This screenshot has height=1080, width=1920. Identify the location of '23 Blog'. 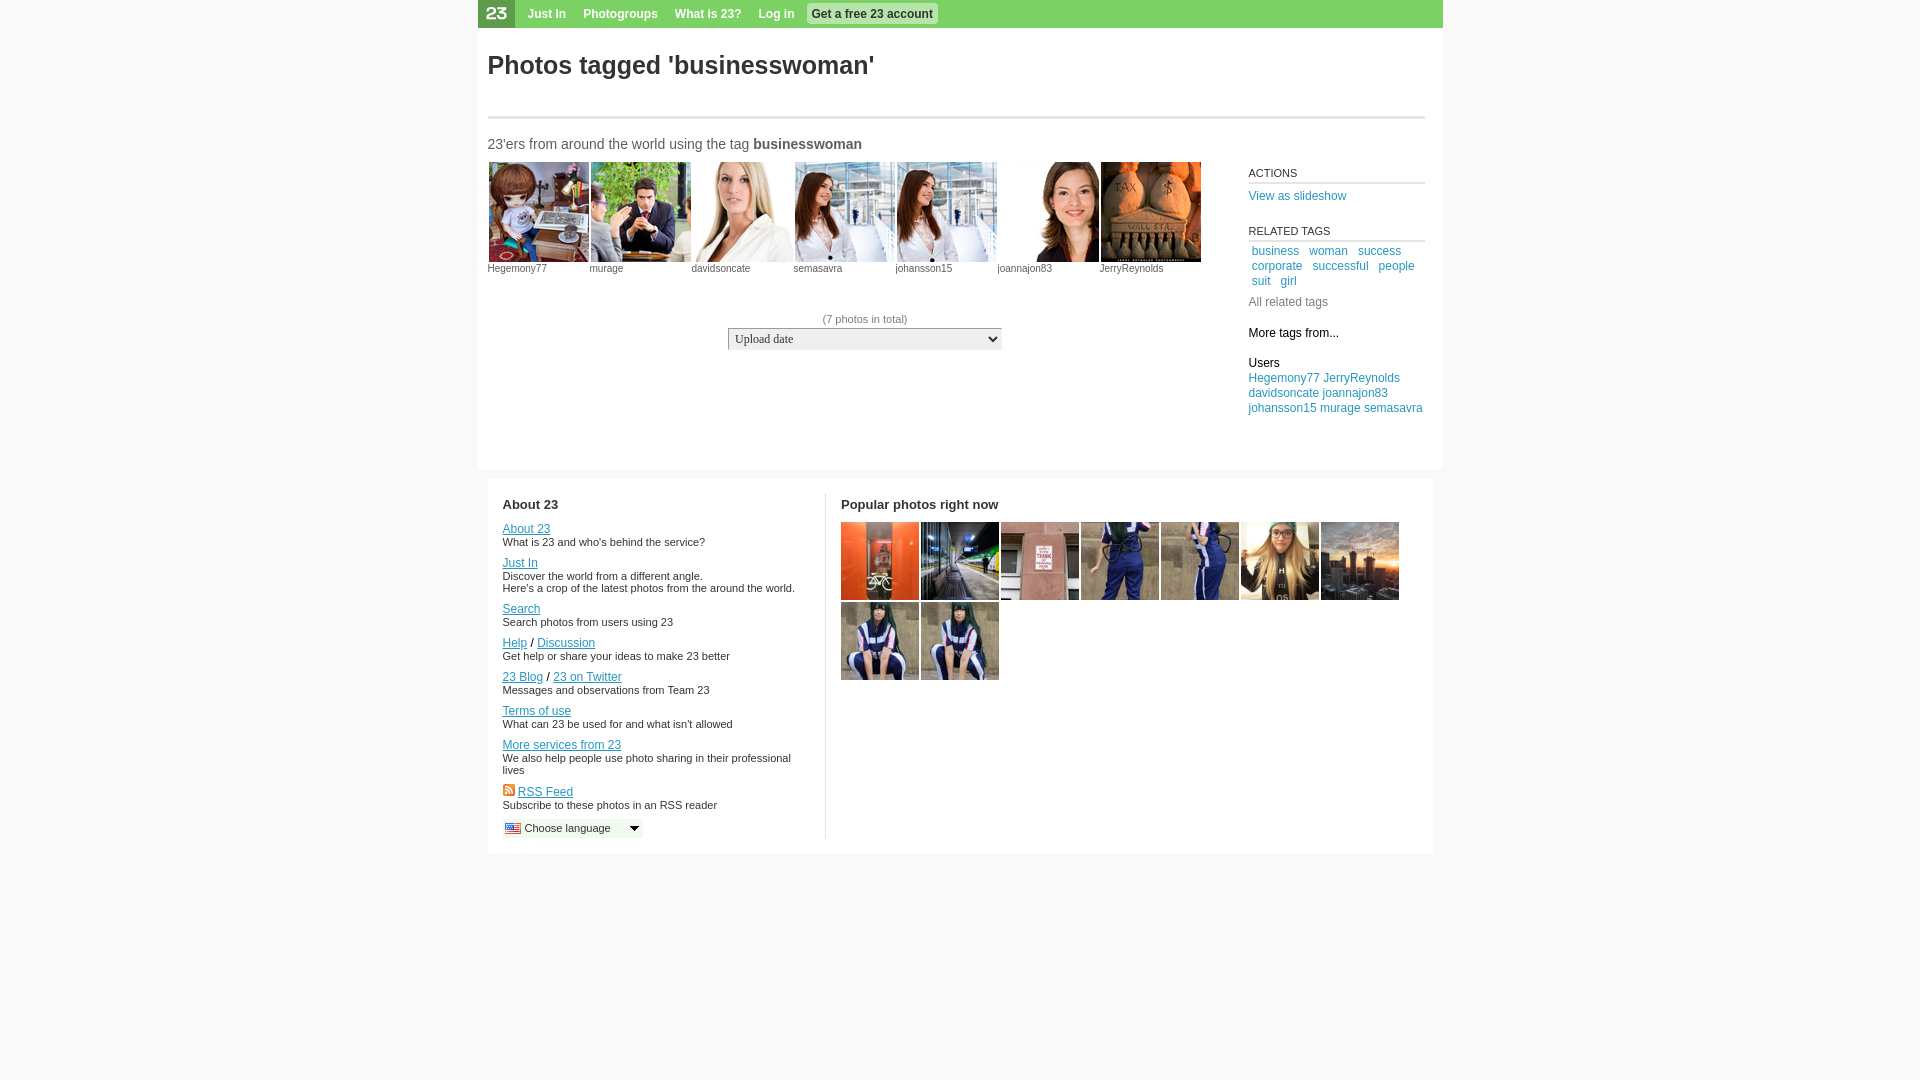
(522, 676).